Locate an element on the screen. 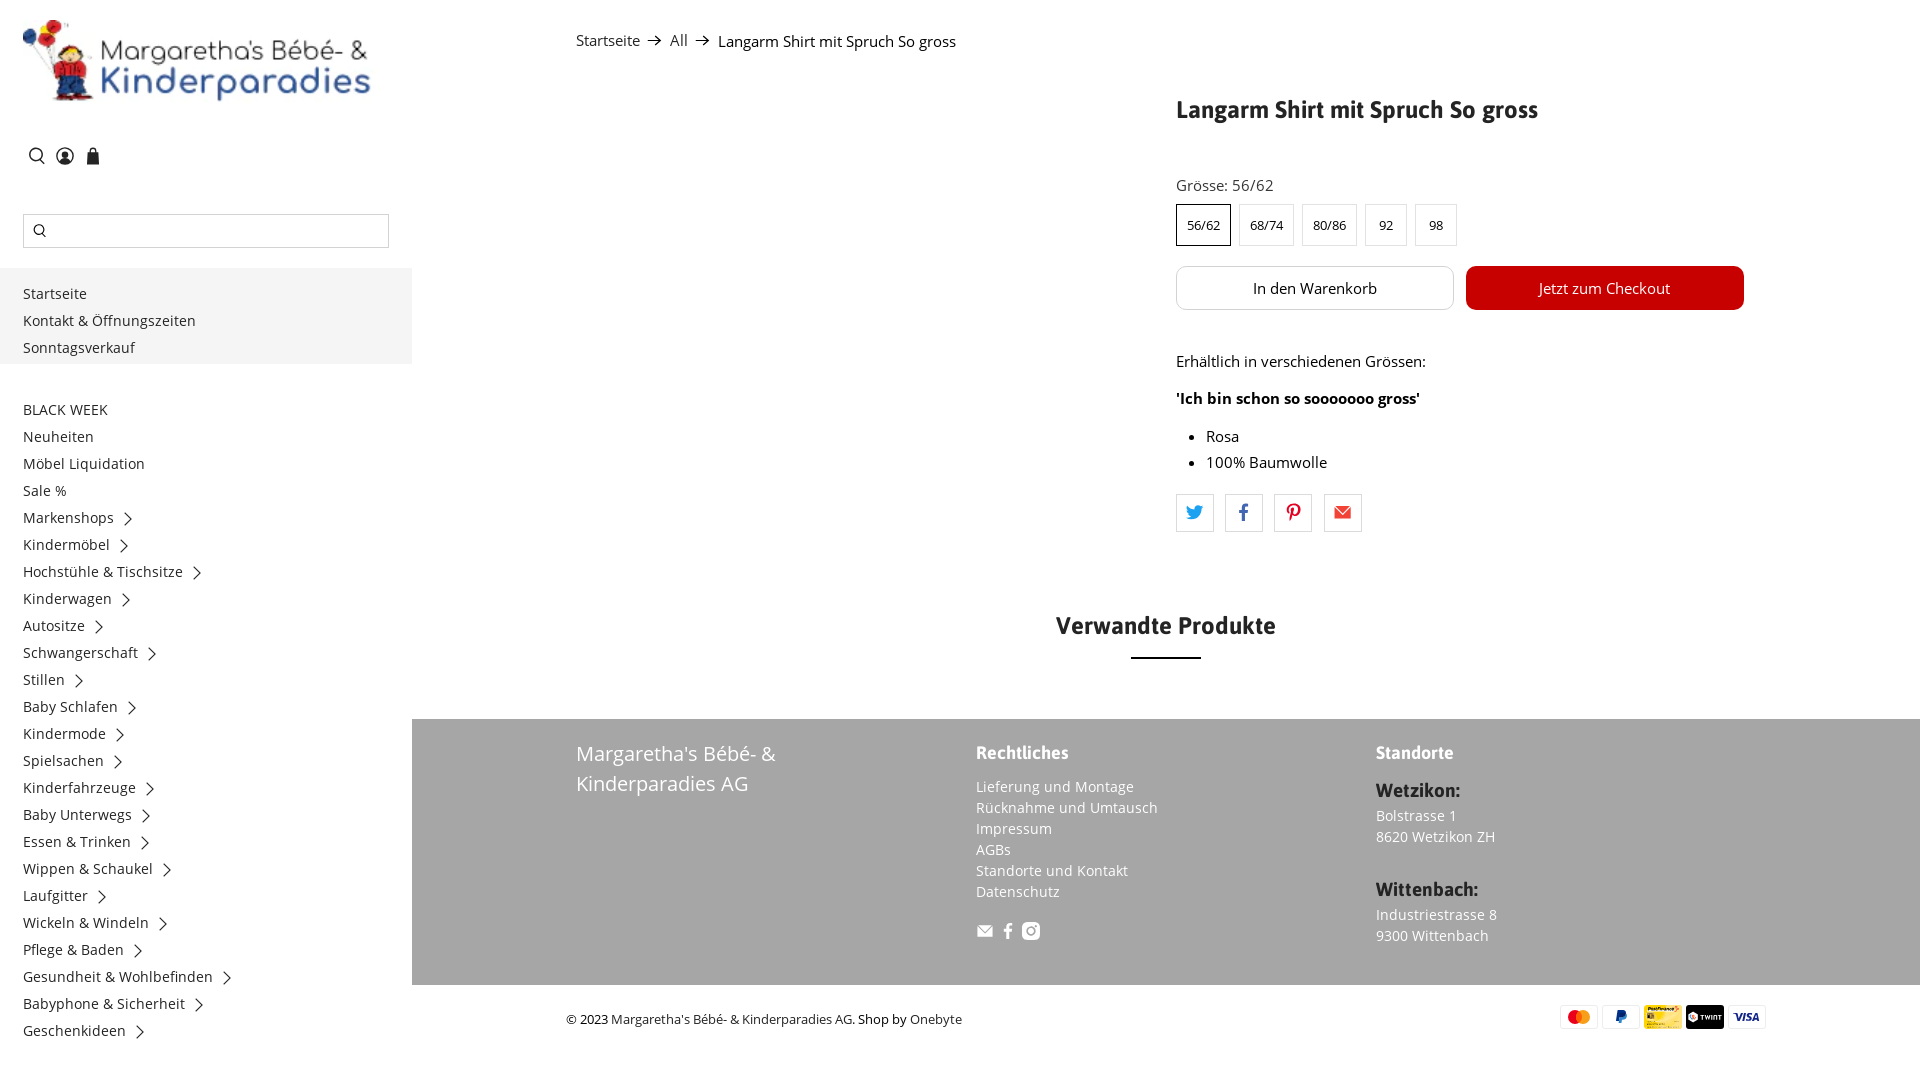 Image resolution: width=1920 pixels, height=1080 pixels. 'Wickeln & Windeln' is located at coordinates (101, 925).